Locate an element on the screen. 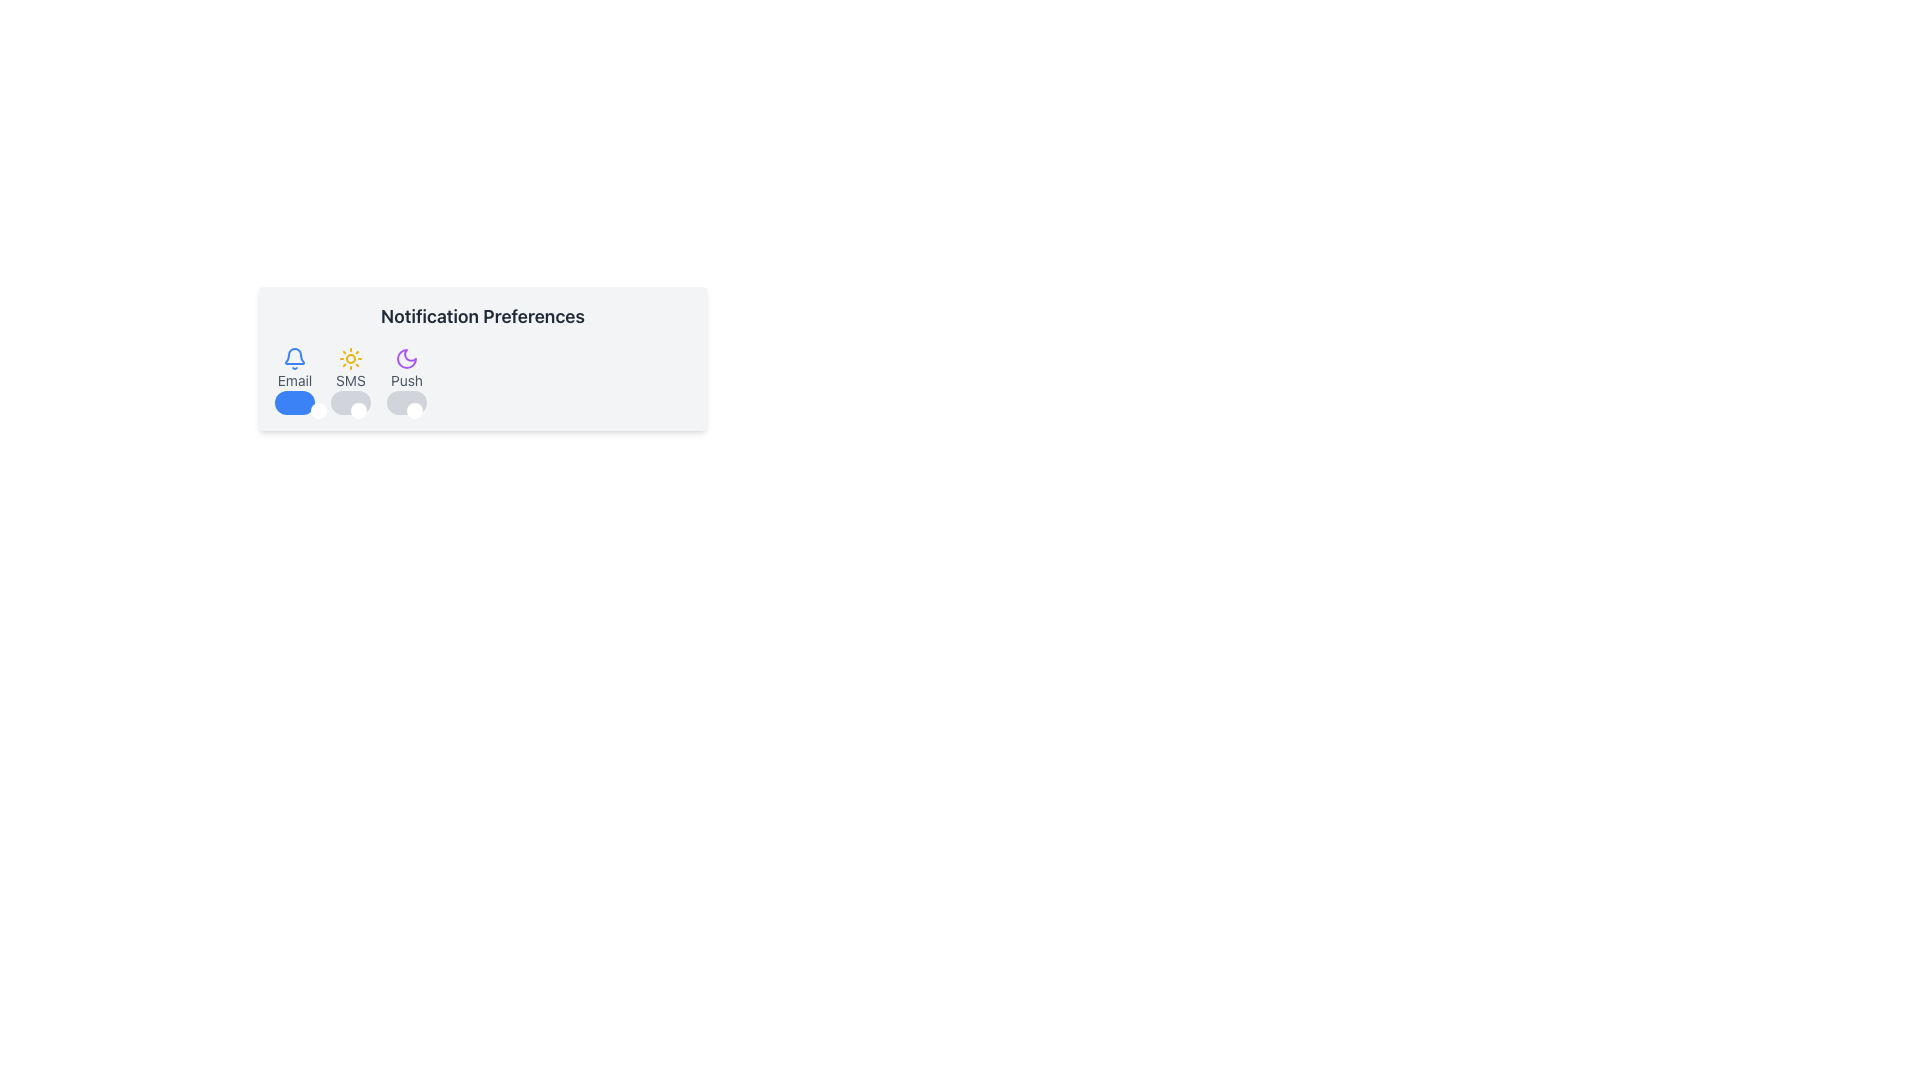  the Notification Preference Toggle for SMS notifications is located at coordinates (350, 381).